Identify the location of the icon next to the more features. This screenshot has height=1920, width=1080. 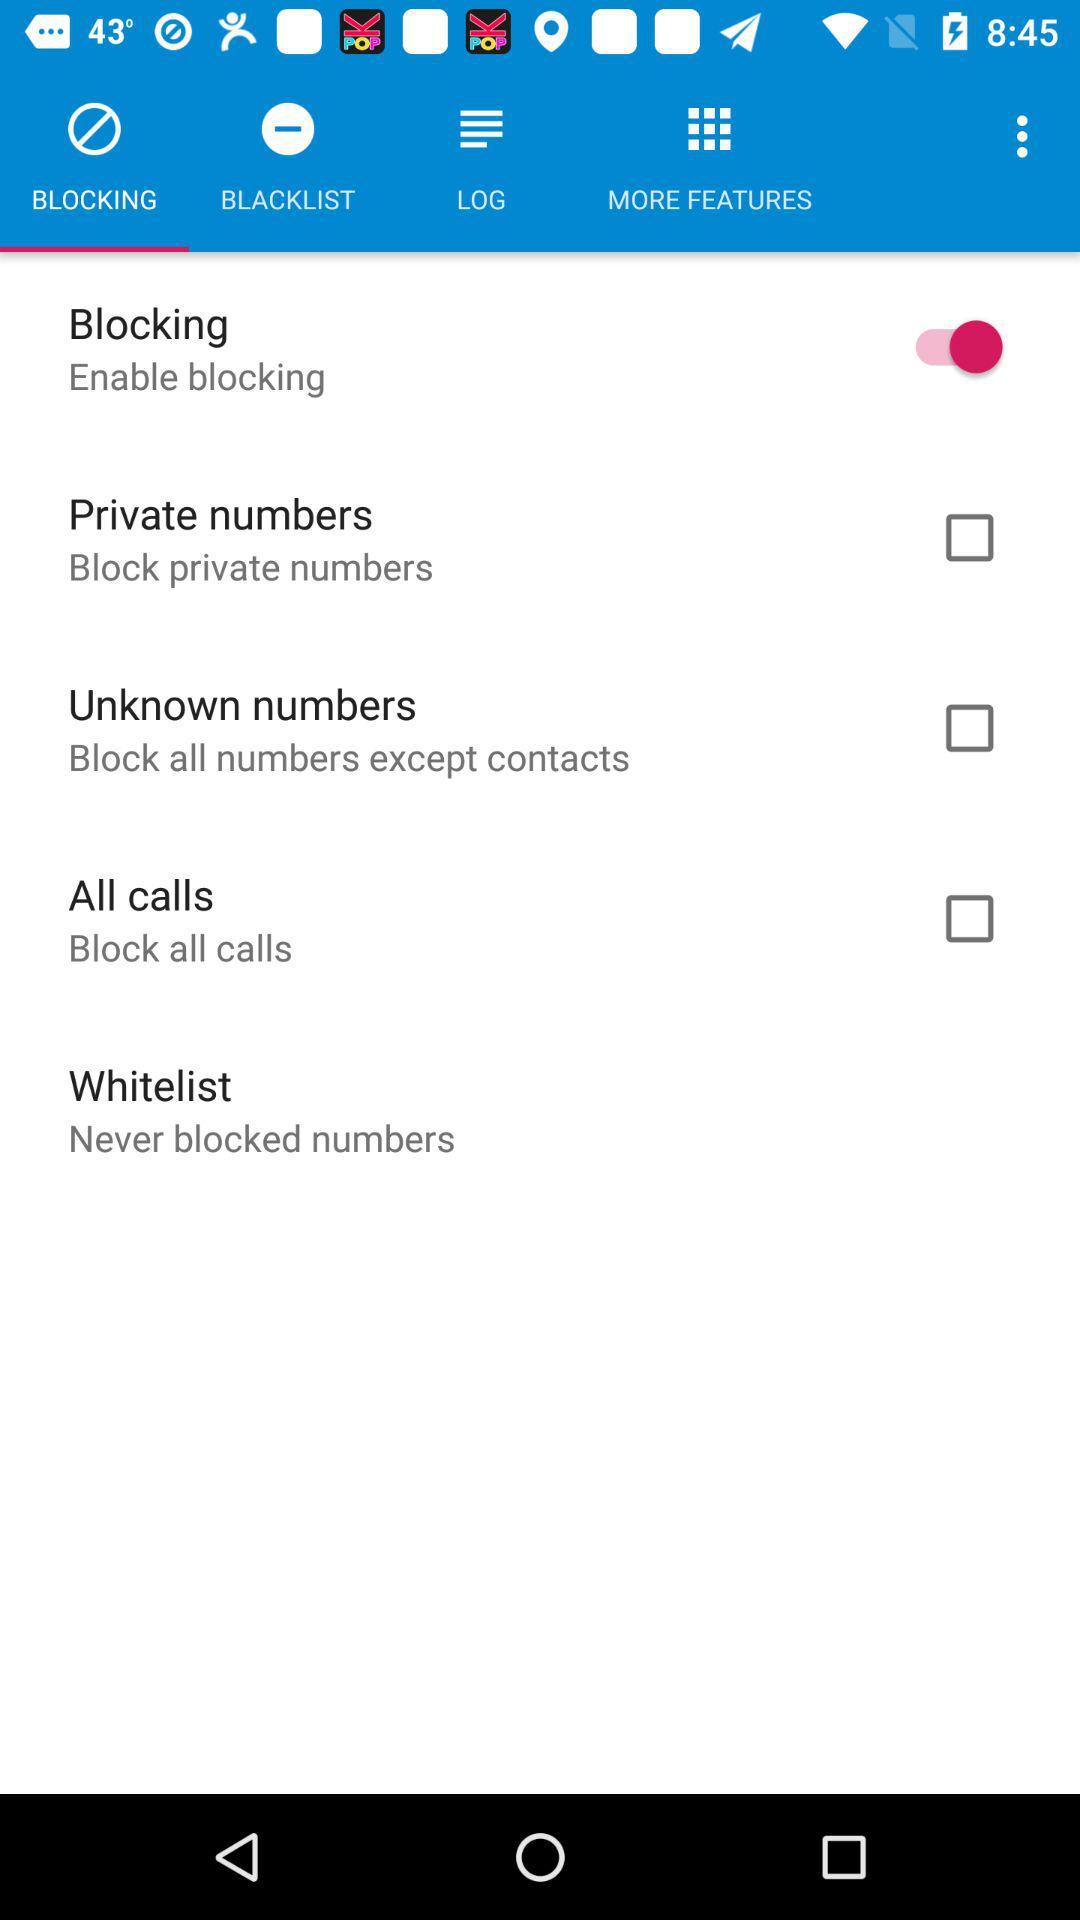
(1027, 135).